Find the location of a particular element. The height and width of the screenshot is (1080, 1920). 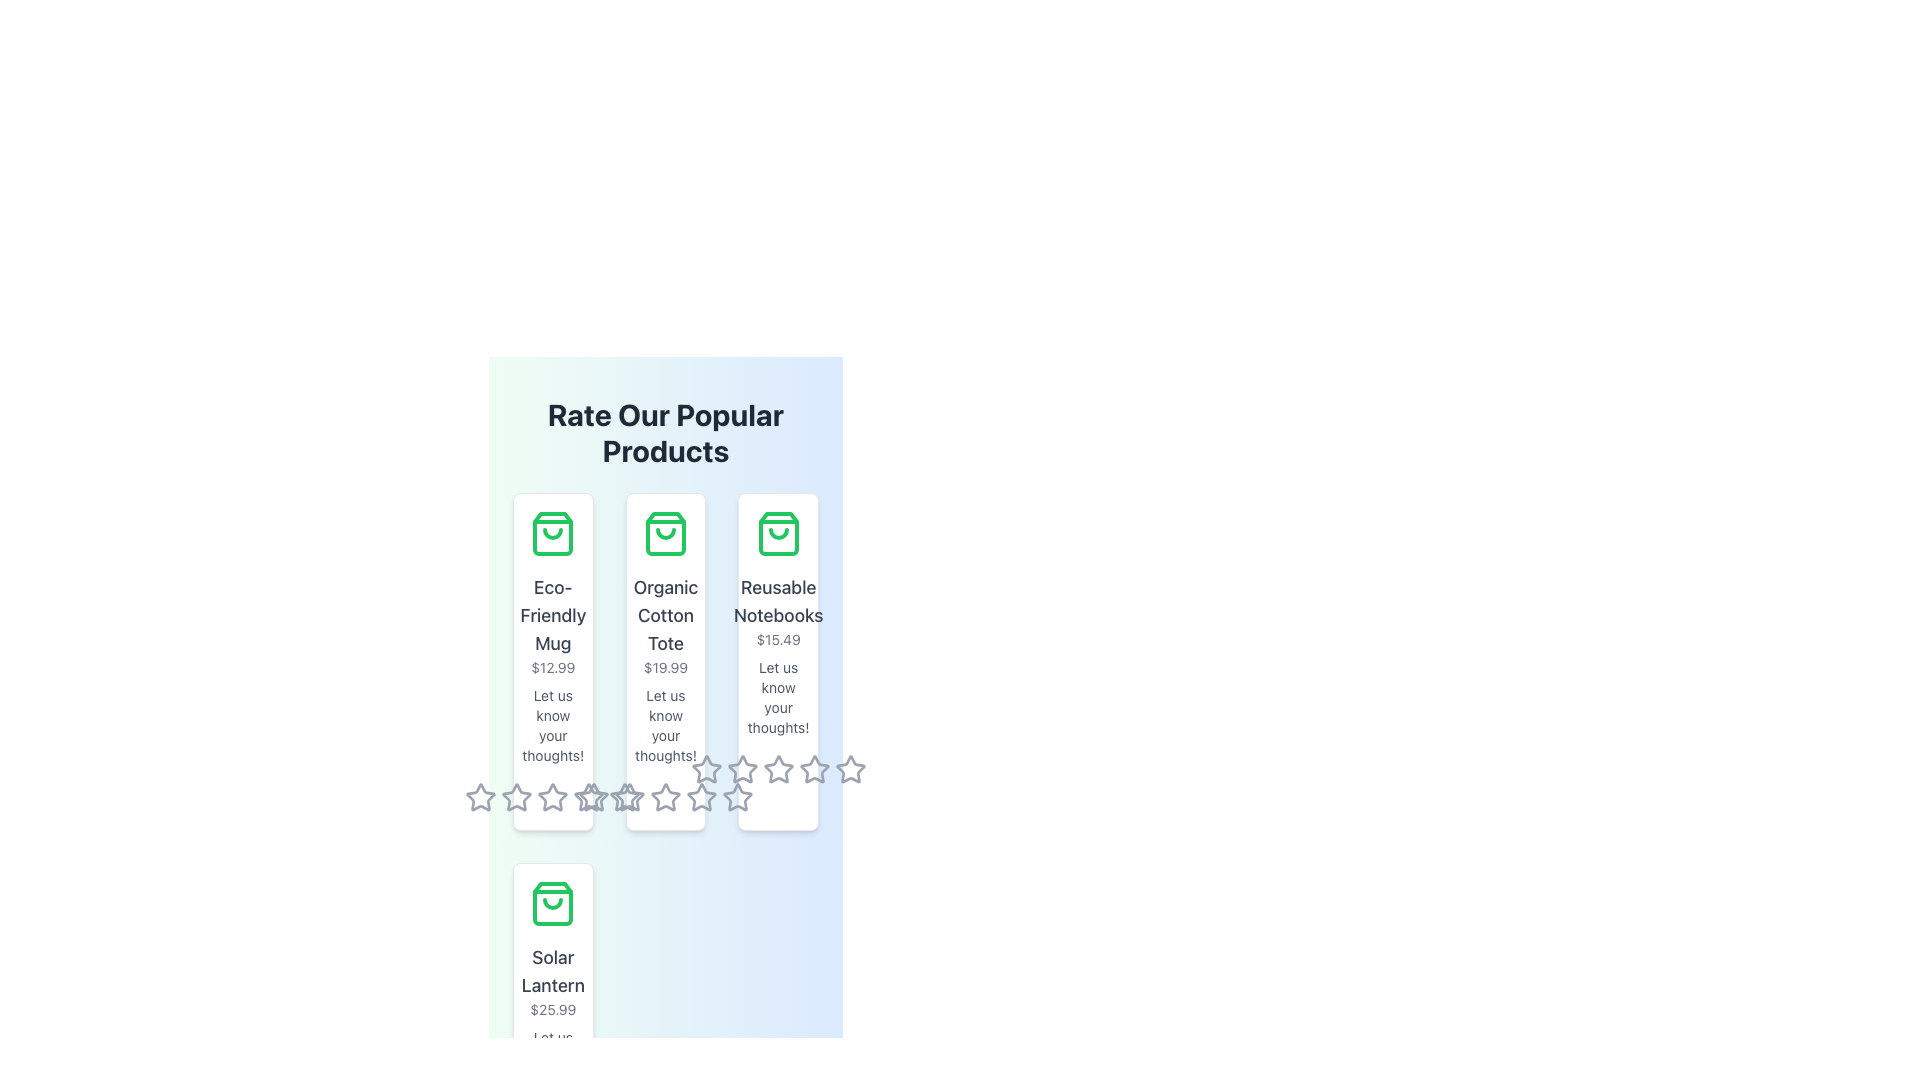

the third star in the horizontal series of five stars below the 'Organic Cotton Tote' product card is located at coordinates (624, 796).